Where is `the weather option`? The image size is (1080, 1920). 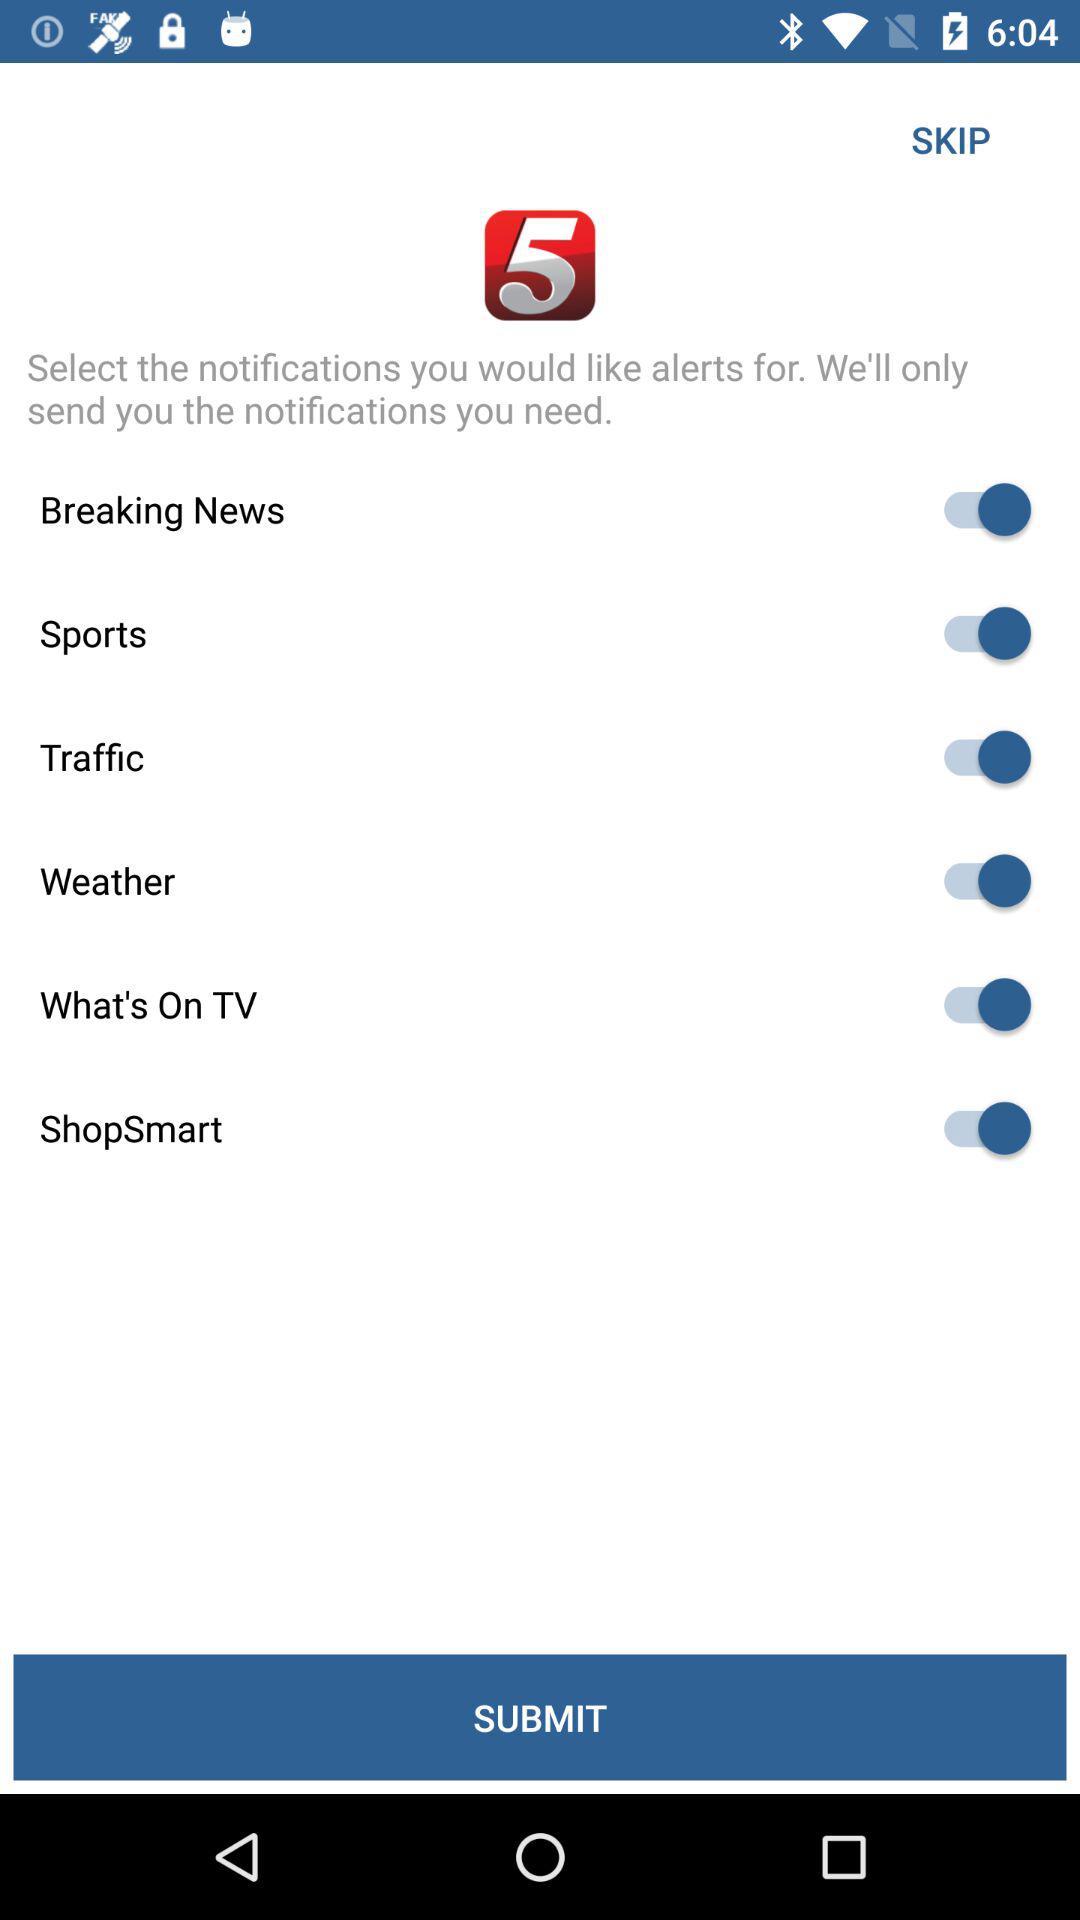
the weather option is located at coordinates (977, 880).